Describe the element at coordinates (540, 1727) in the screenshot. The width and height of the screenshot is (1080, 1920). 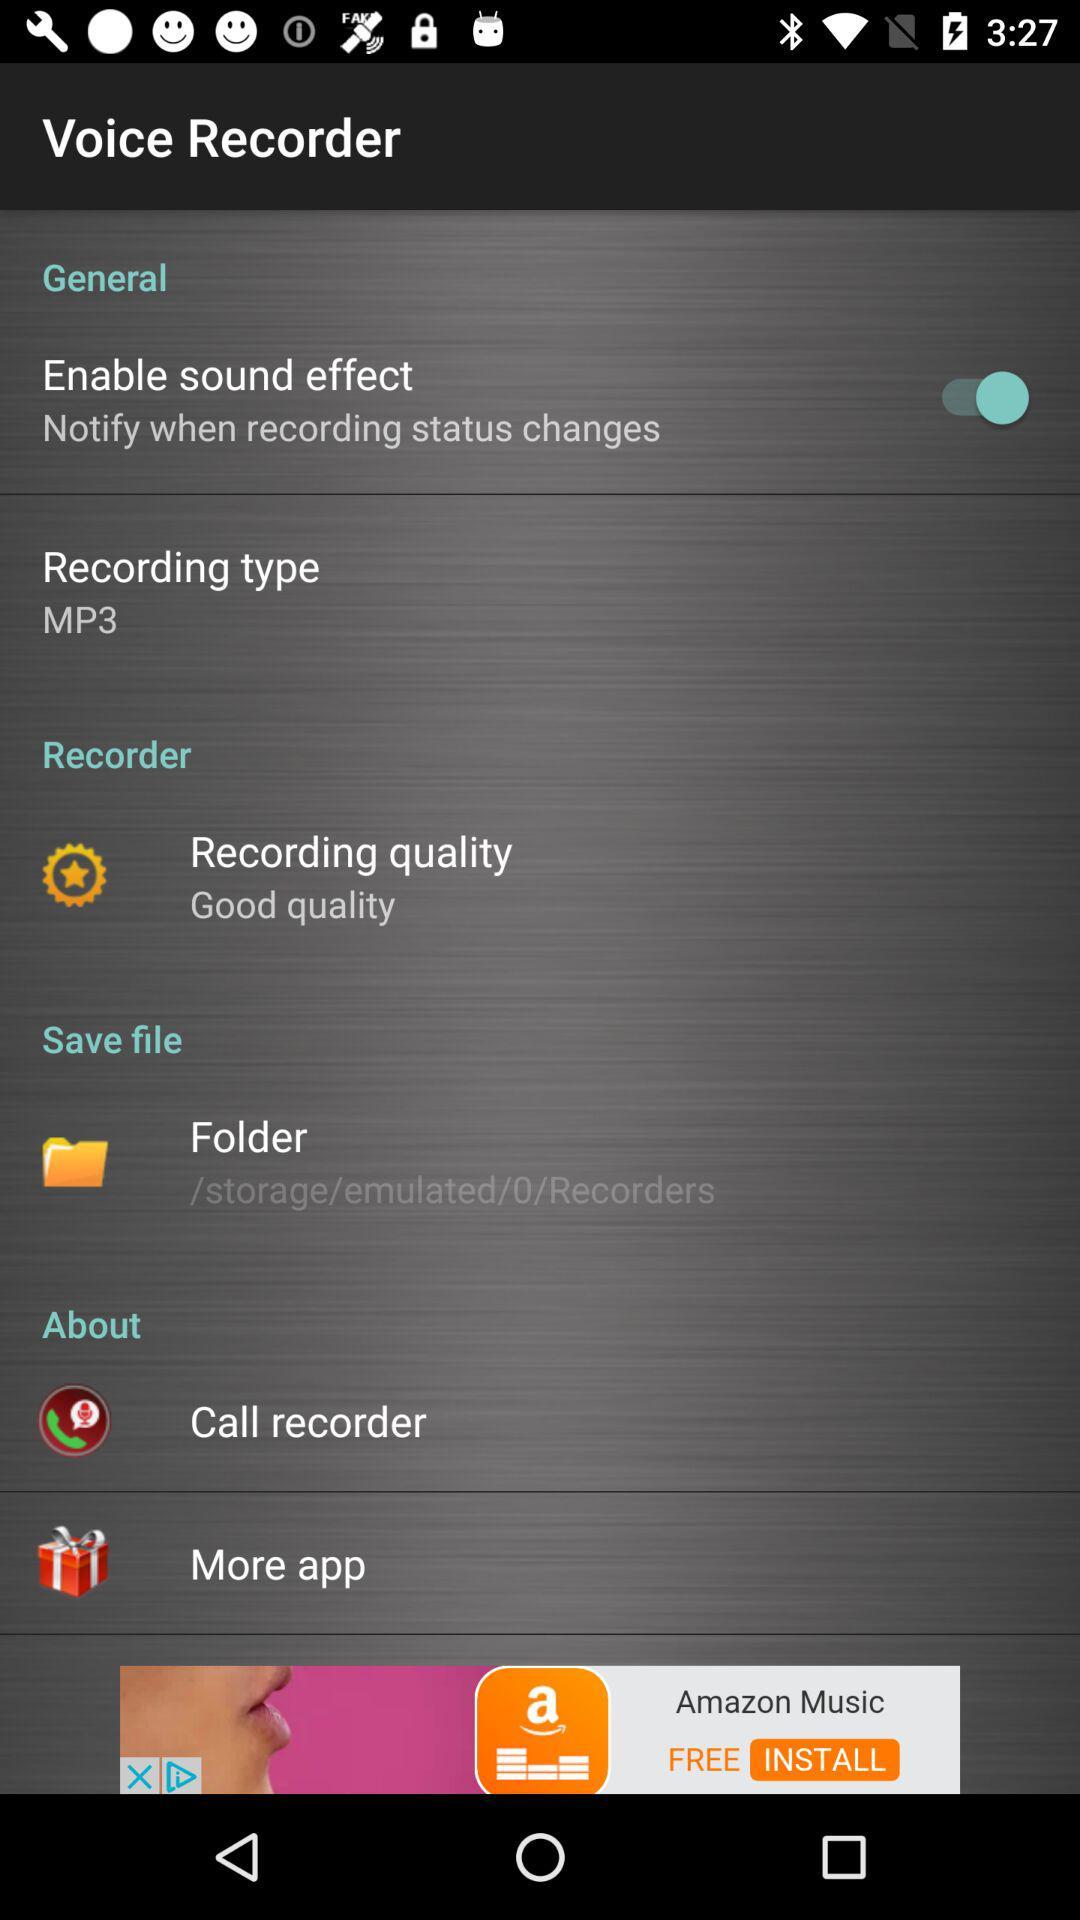
I see `advertisement option` at that location.